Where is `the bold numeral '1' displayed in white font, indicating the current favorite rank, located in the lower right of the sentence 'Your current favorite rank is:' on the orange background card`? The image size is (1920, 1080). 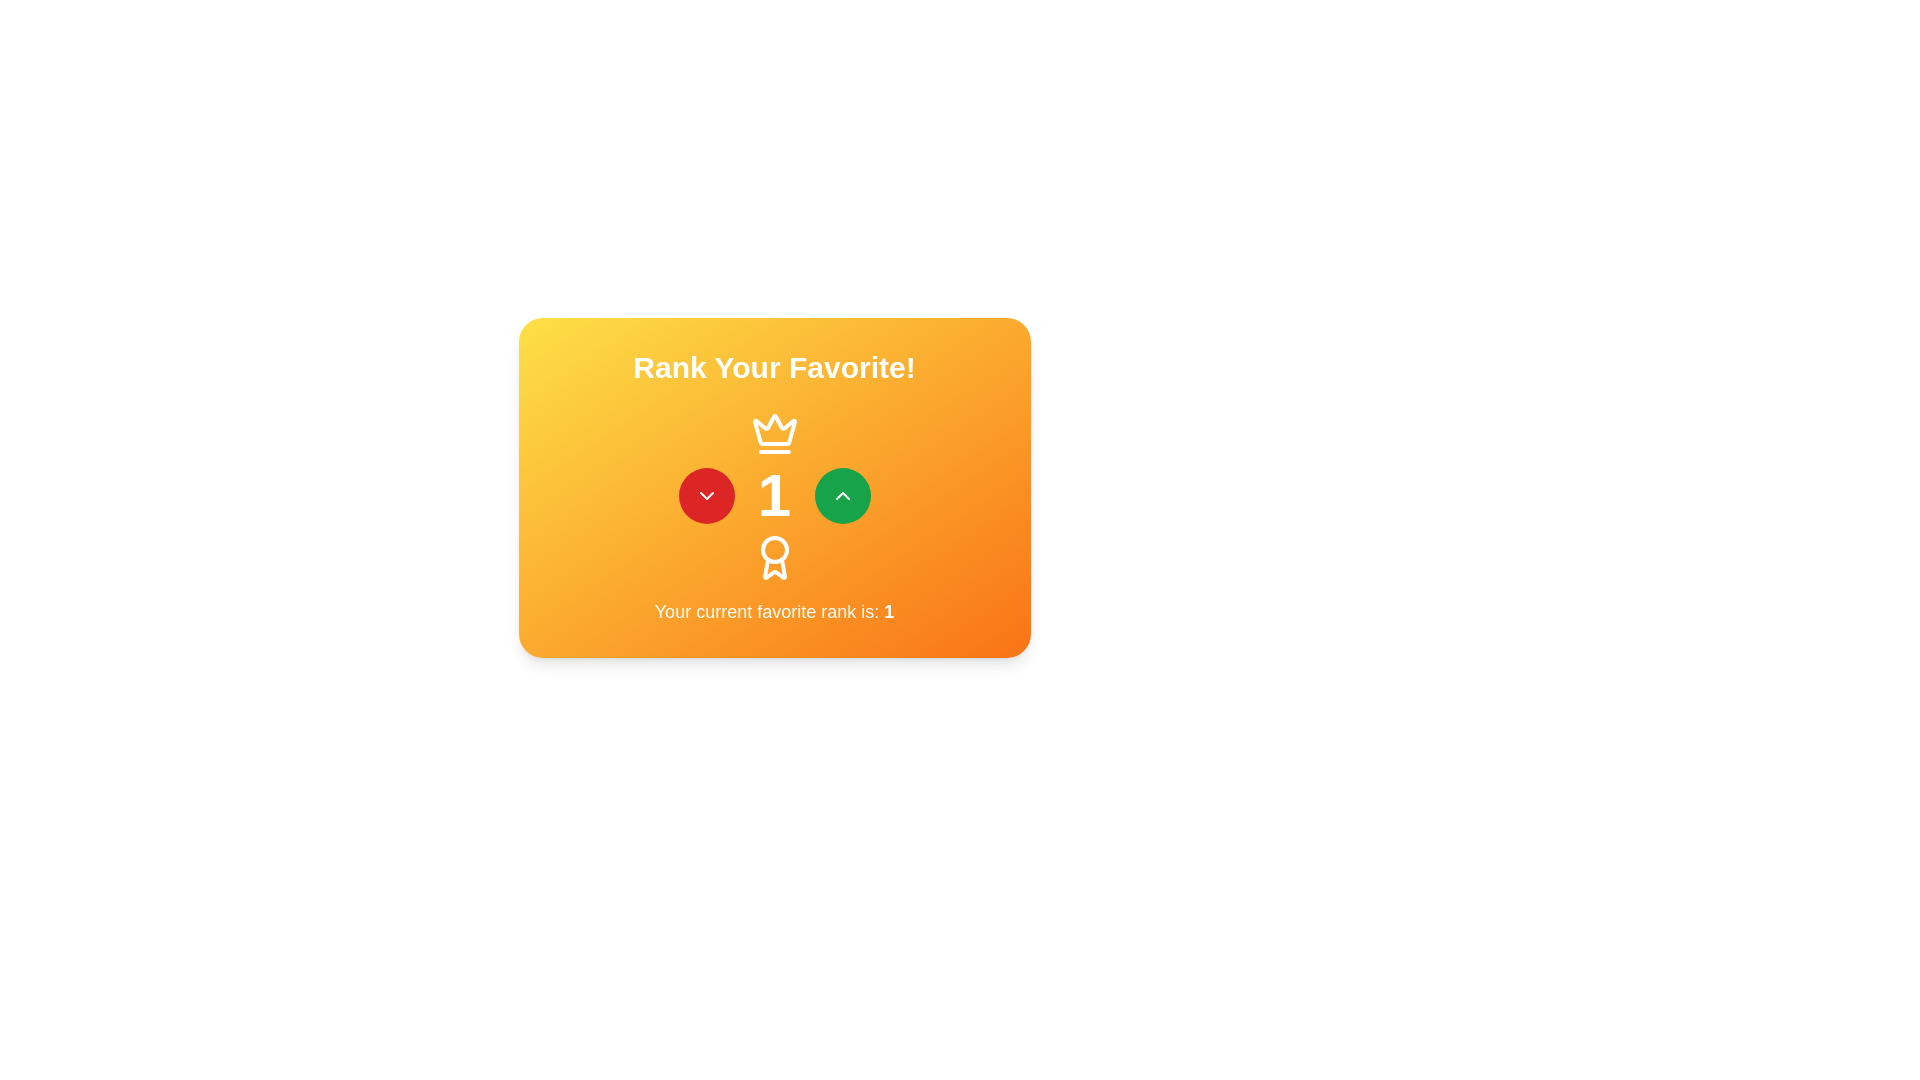
the bold numeral '1' displayed in white font, indicating the current favorite rank, located in the lower right of the sentence 'Your current favorite rank is:' on the orange background card is located at coordinates (888, 611).